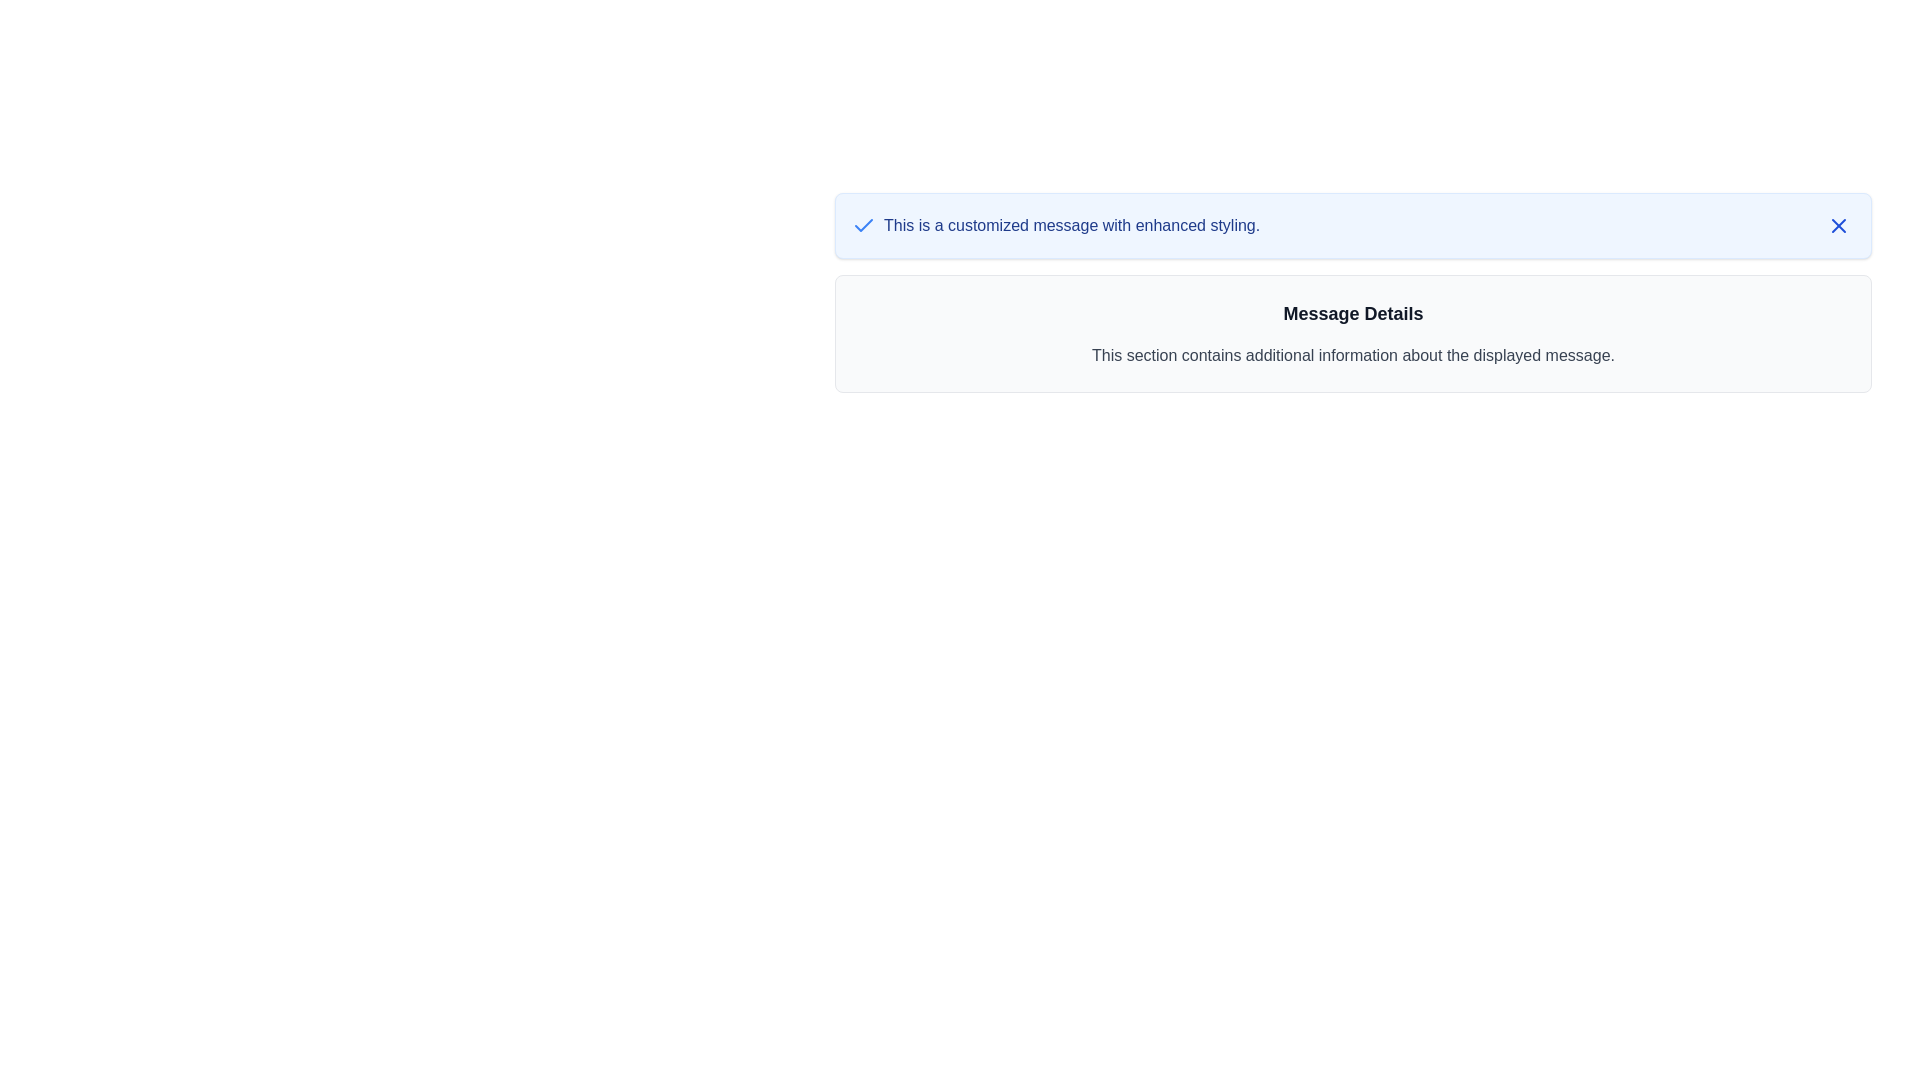 Image resolution: width=1920 pixels, height=1080 pixels. What do you see at coordinates (1071, 225) in the screenshot?
I see `the static text component displaying 'This is a customized message with enhanced styling.' to possibly reveal more details` at bounding box center [1071, 225].